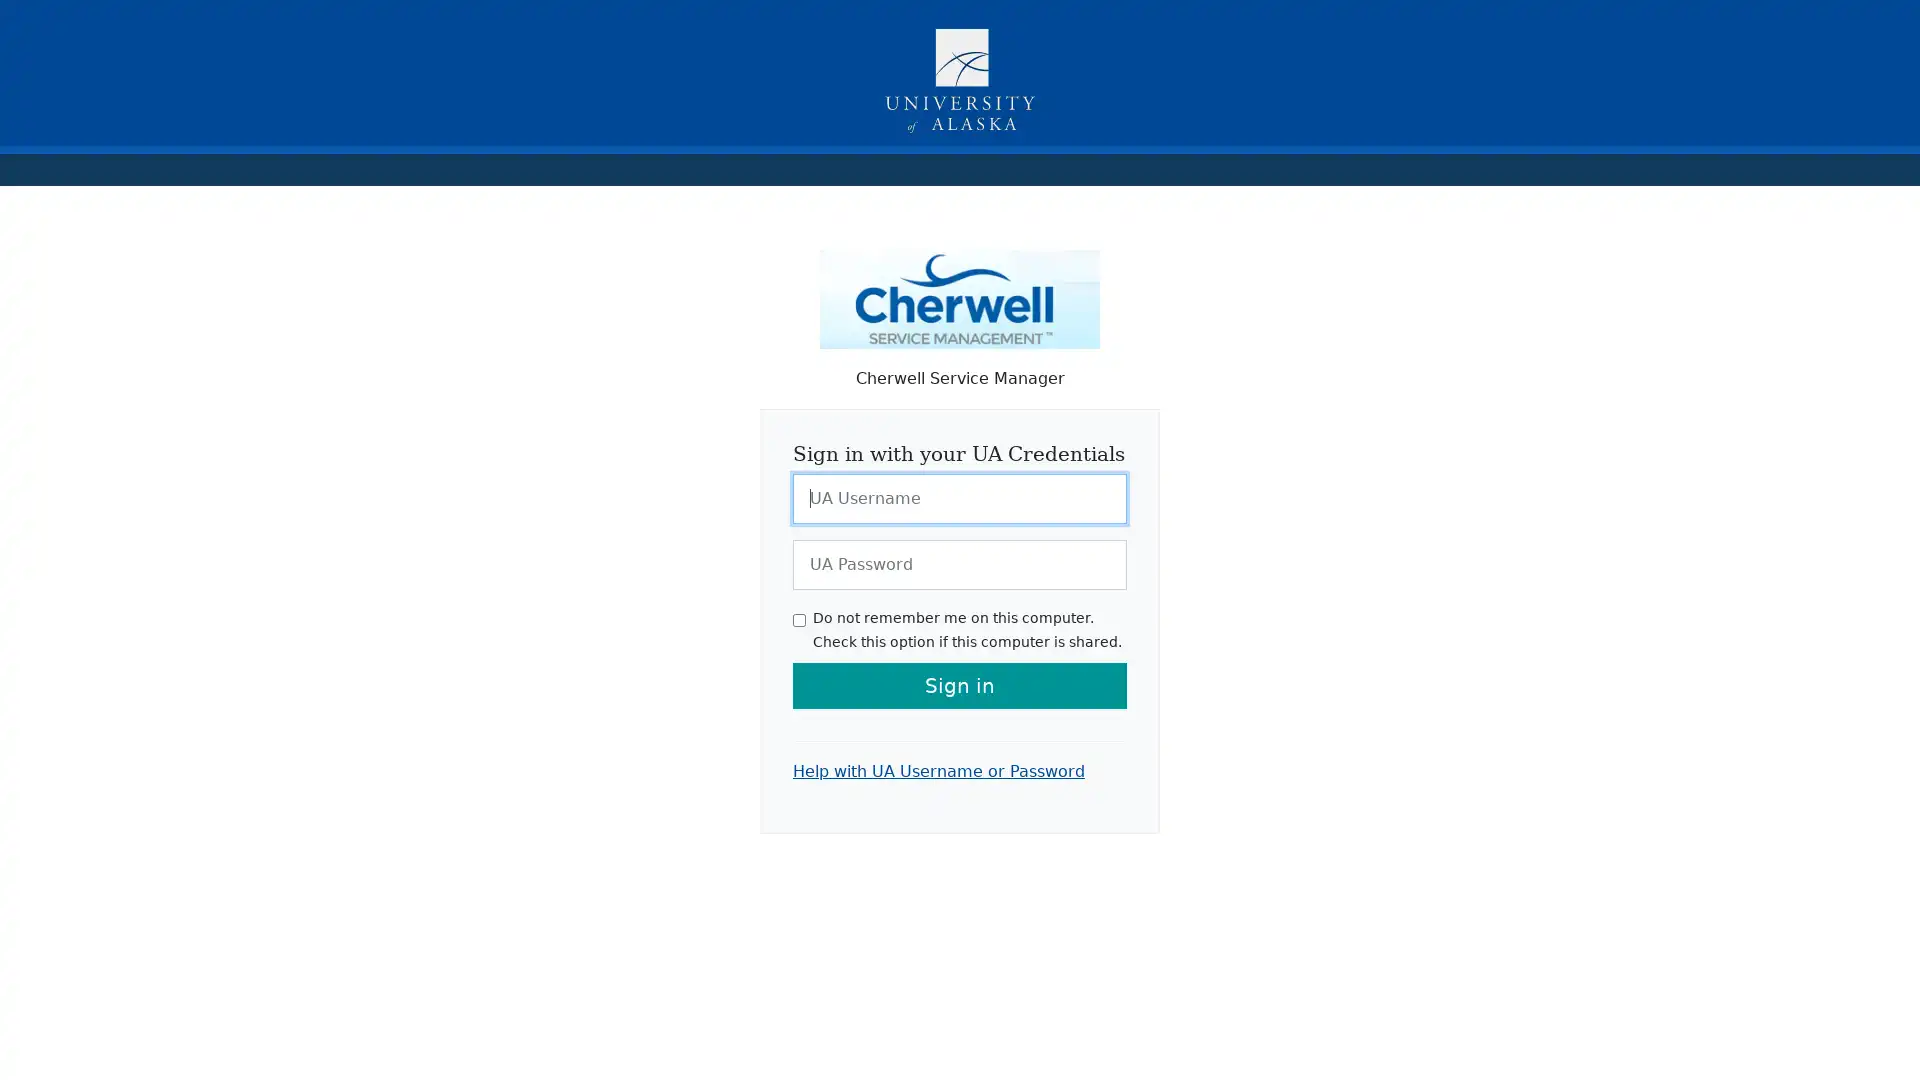  Describe the element at coordinates (960, 684) in the screenshot. I see `Sign in` at that location.